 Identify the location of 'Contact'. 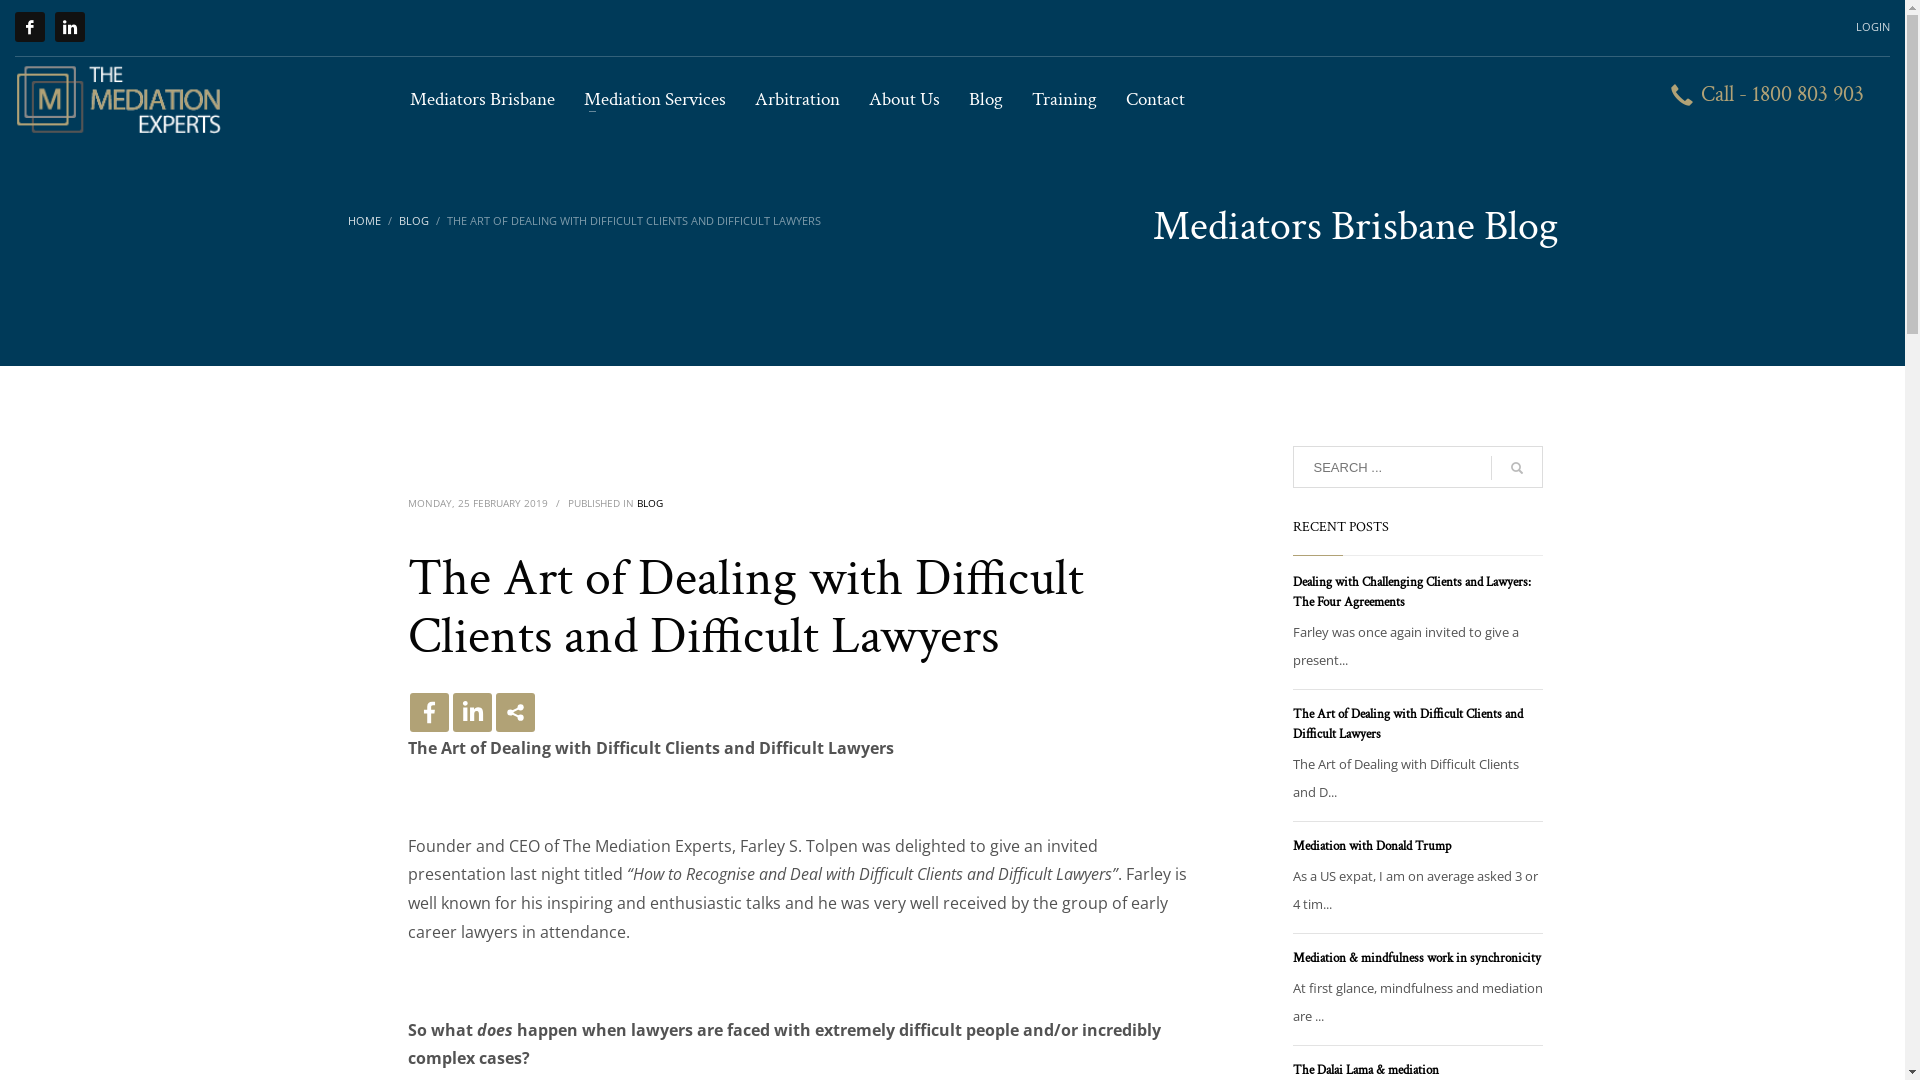
(1112, 100).